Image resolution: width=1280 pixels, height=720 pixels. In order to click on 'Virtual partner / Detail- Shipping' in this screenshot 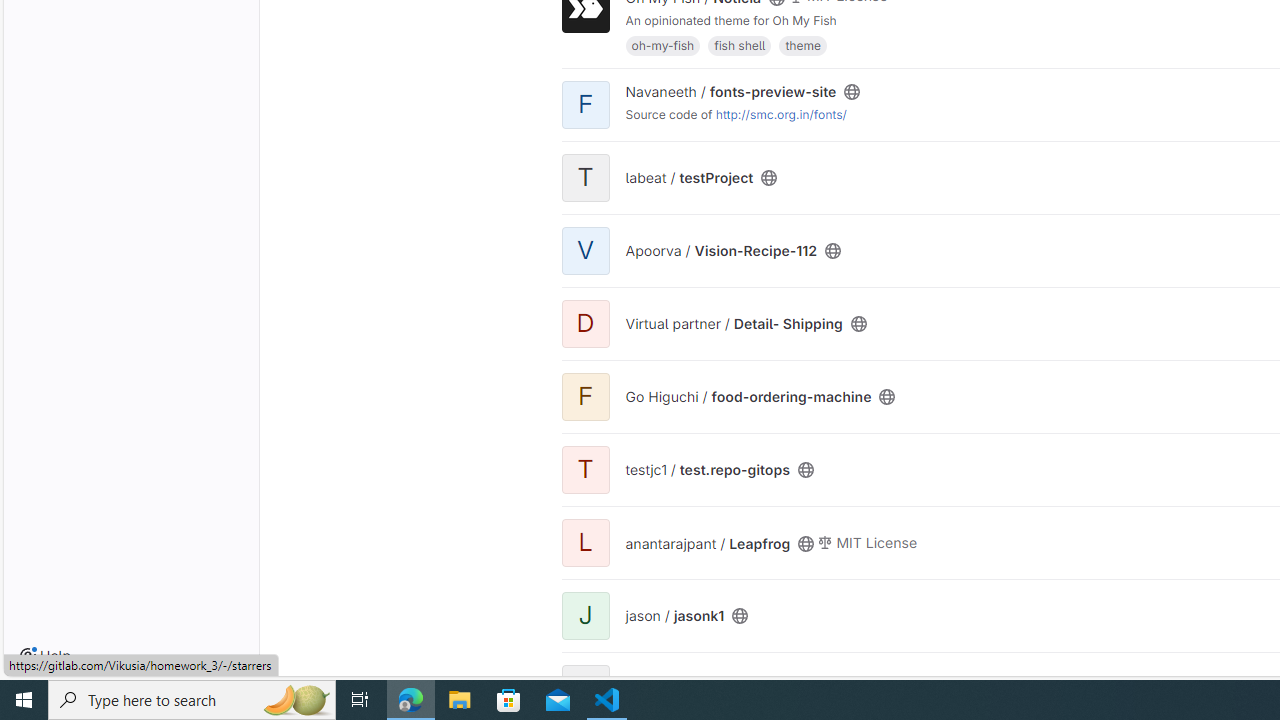, I will do `click(733, 323)`.